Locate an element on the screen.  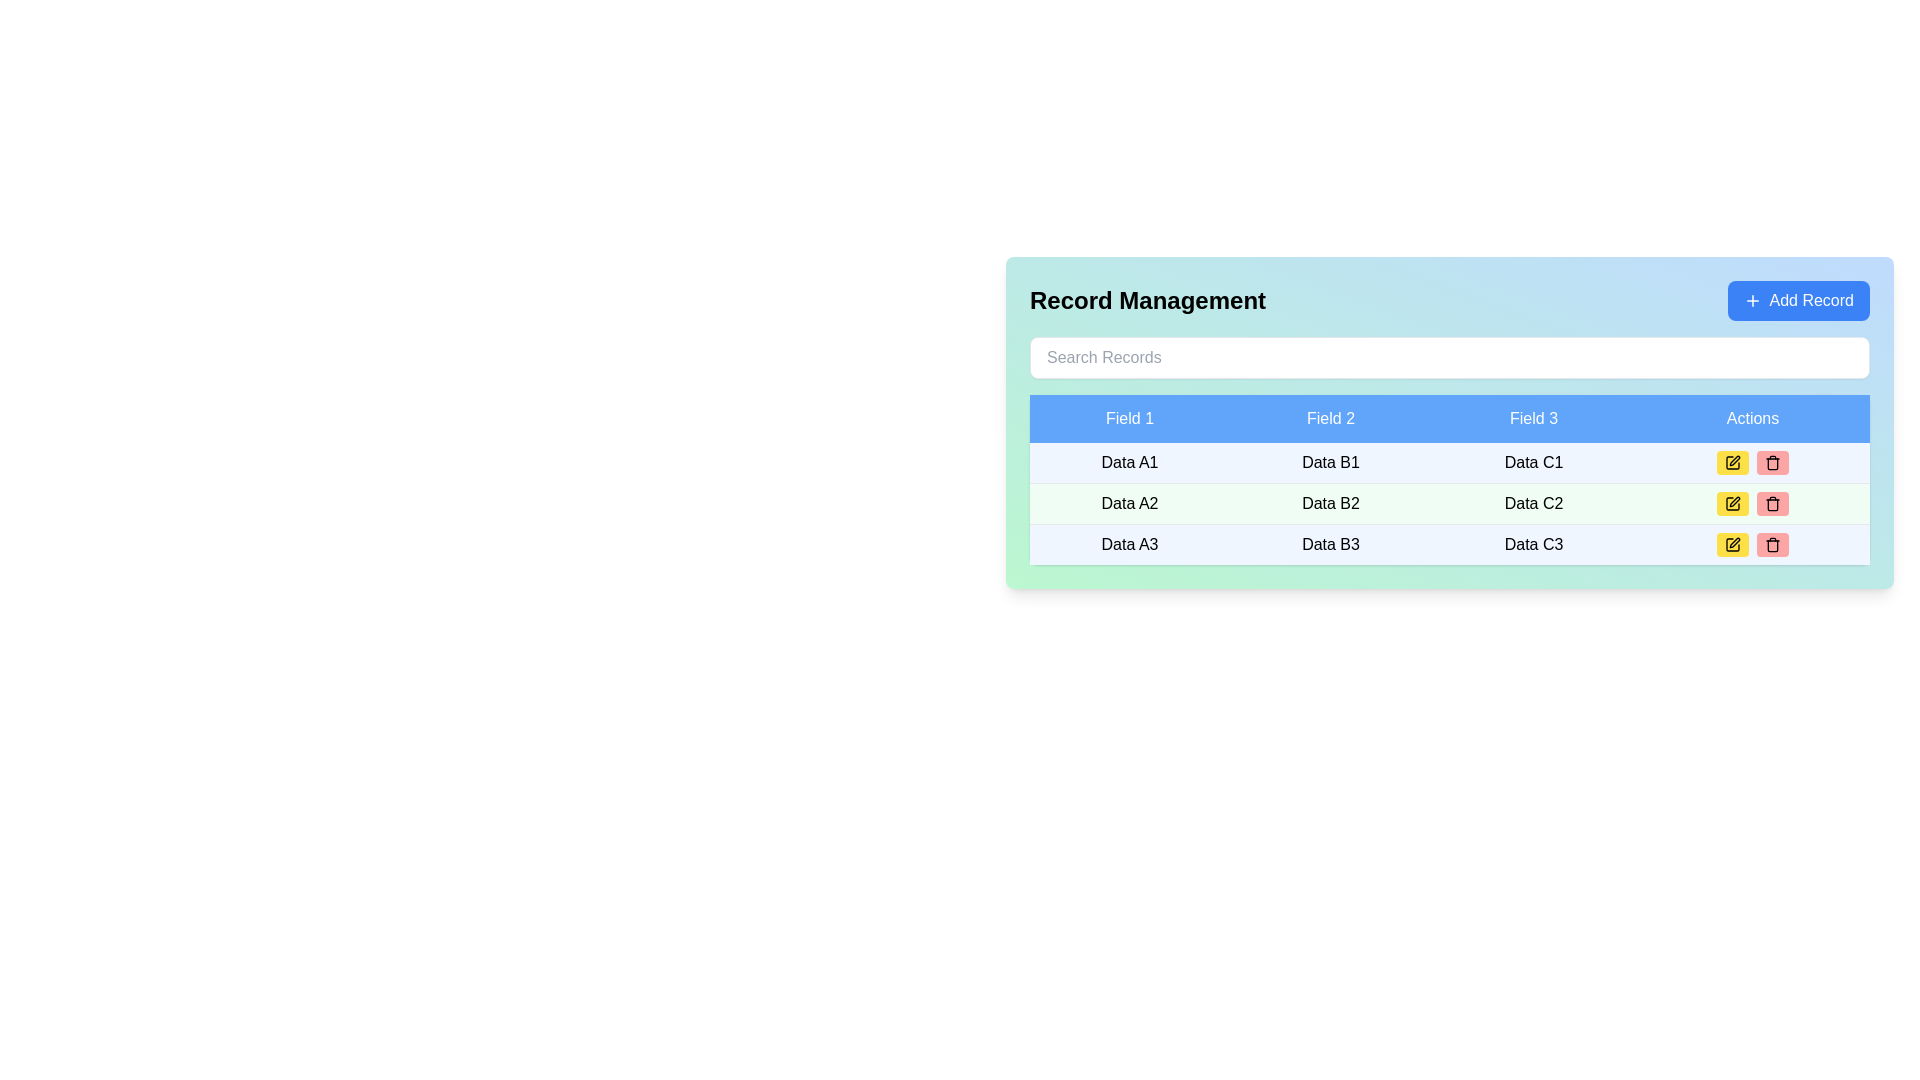
the Text Label in the second column of the second row of the striped table layout, located between 'Data A2' and 'Data C2' is located at coordinates (1330, 503).